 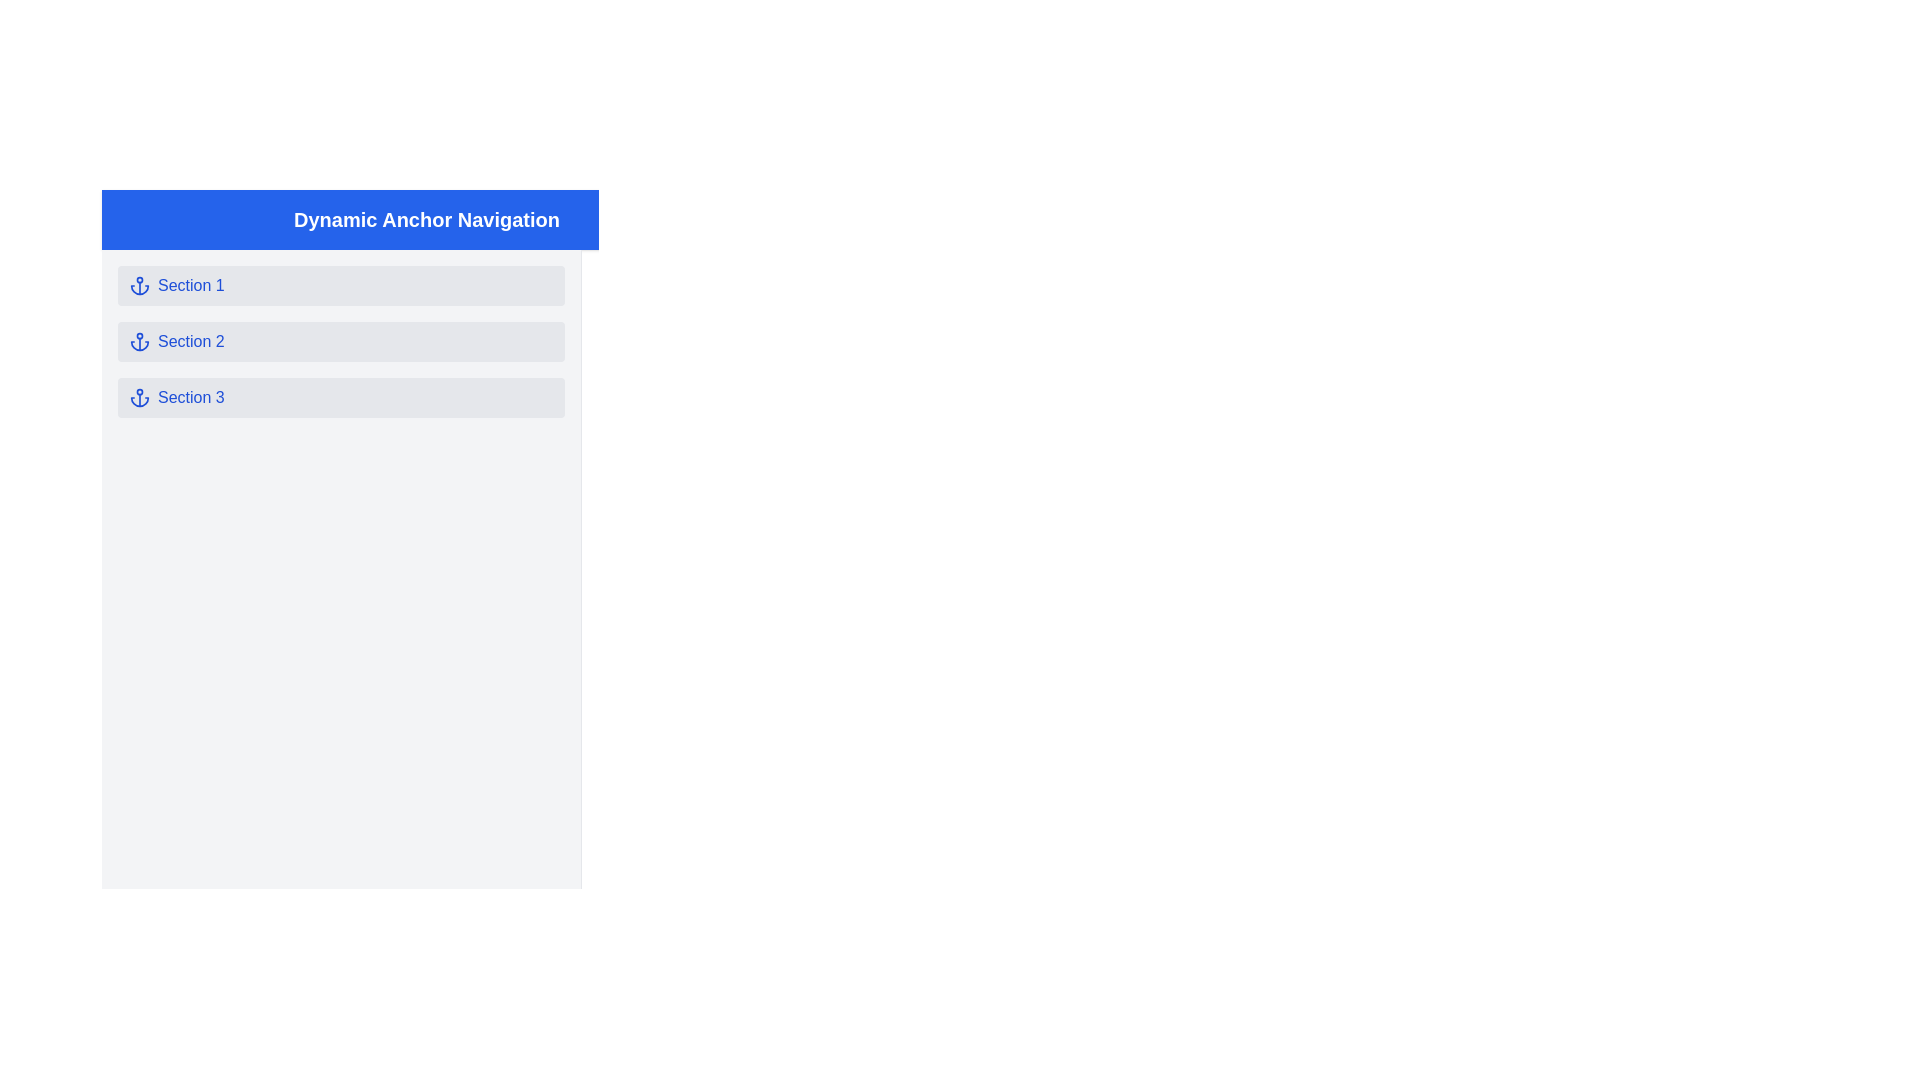 What do you see at coordinates (341, 285) in the screenshot?
I see `the first interactive link in the Dynamic Anchor Navigation list for keyboard navigation` at bounding box center [341, 285].